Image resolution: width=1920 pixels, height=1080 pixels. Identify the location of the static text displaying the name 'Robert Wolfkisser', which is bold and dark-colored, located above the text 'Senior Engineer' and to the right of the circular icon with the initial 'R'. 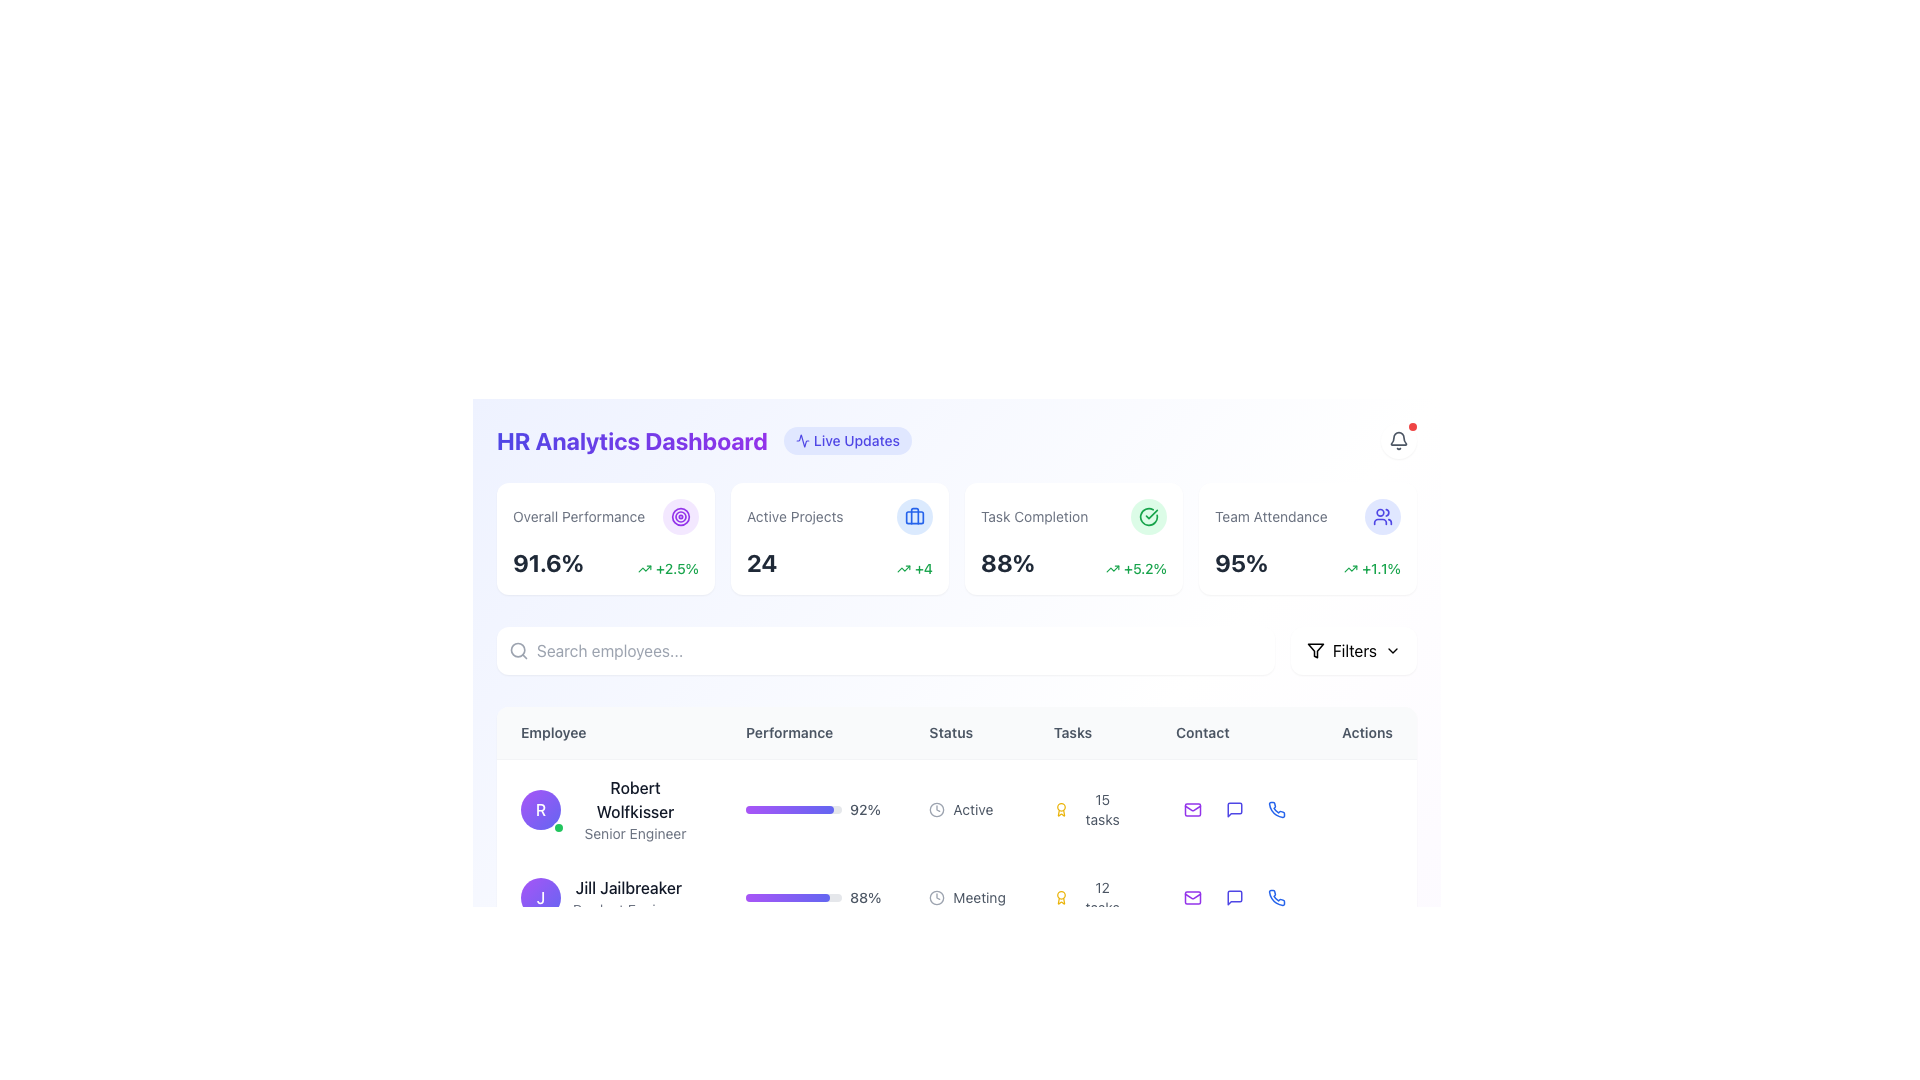
(634, 798).